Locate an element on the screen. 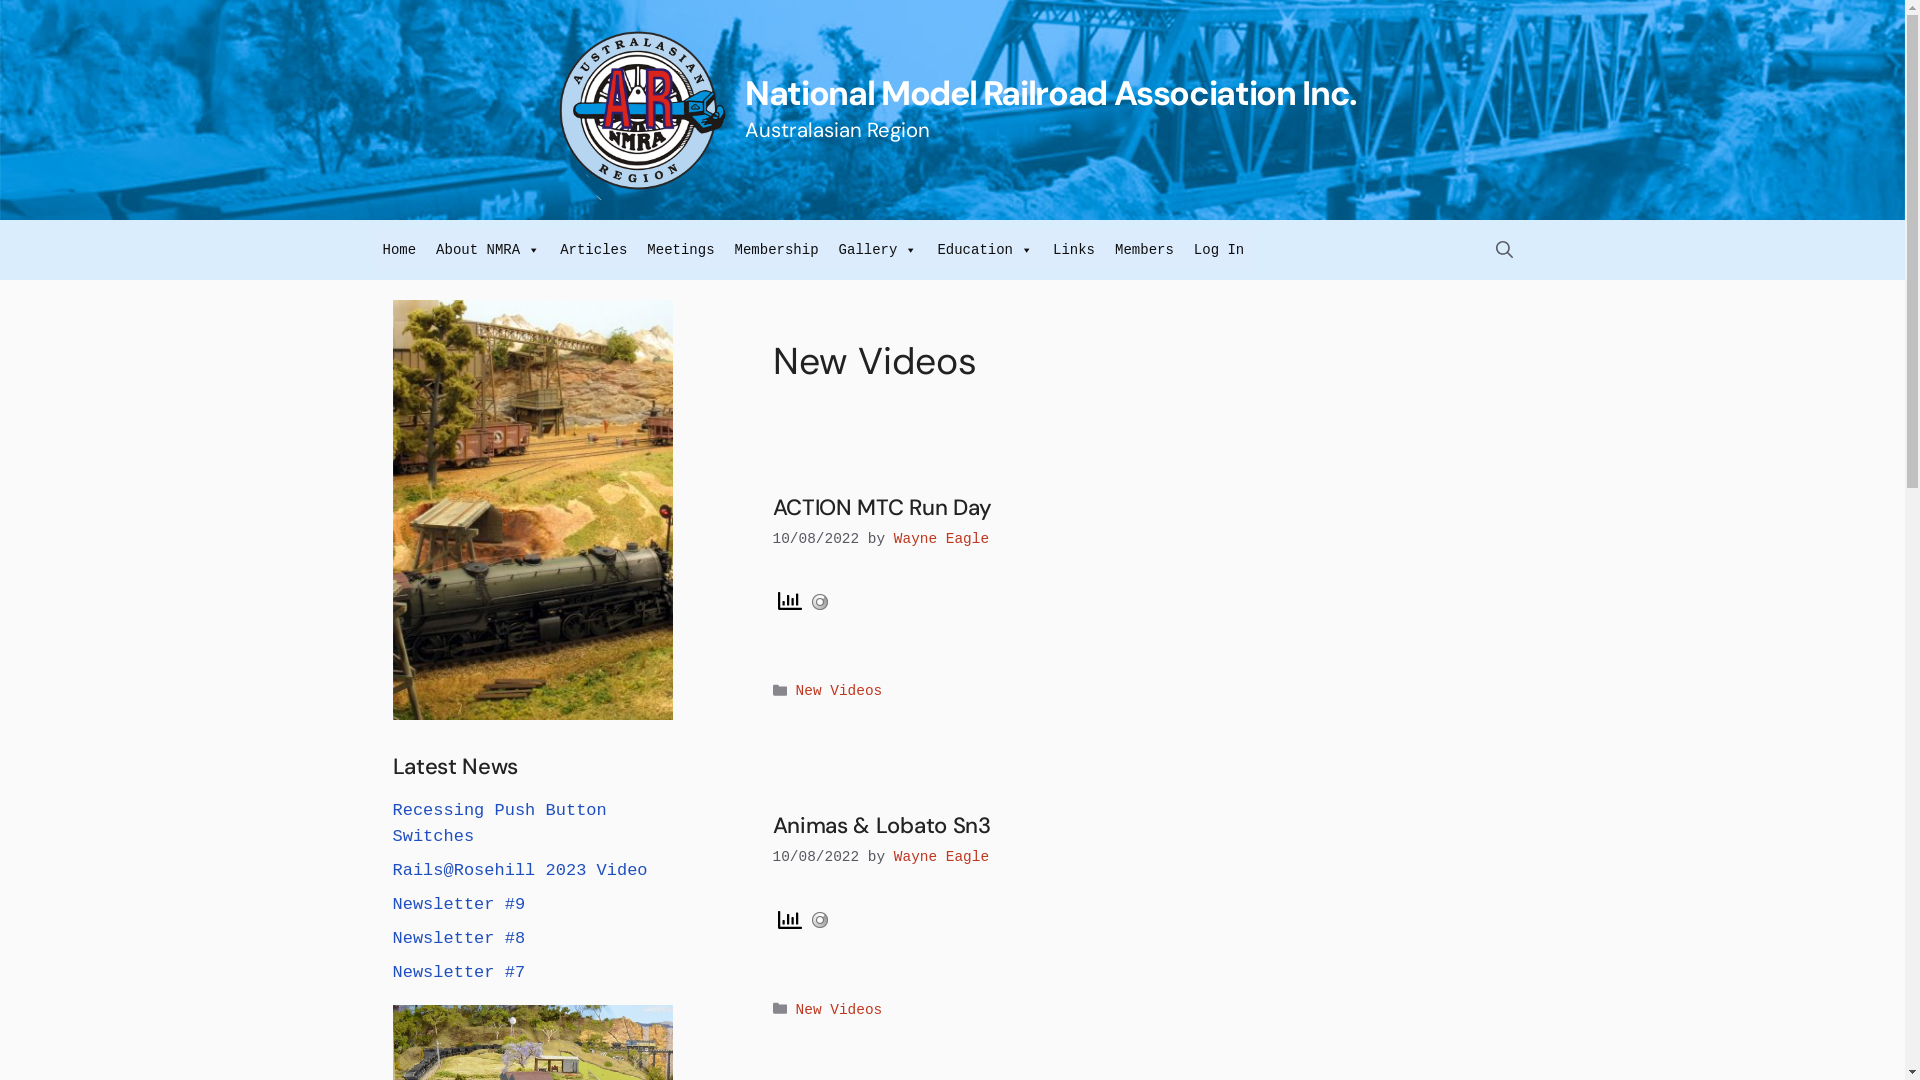  'Members' is located at coordinates (1103, 249).